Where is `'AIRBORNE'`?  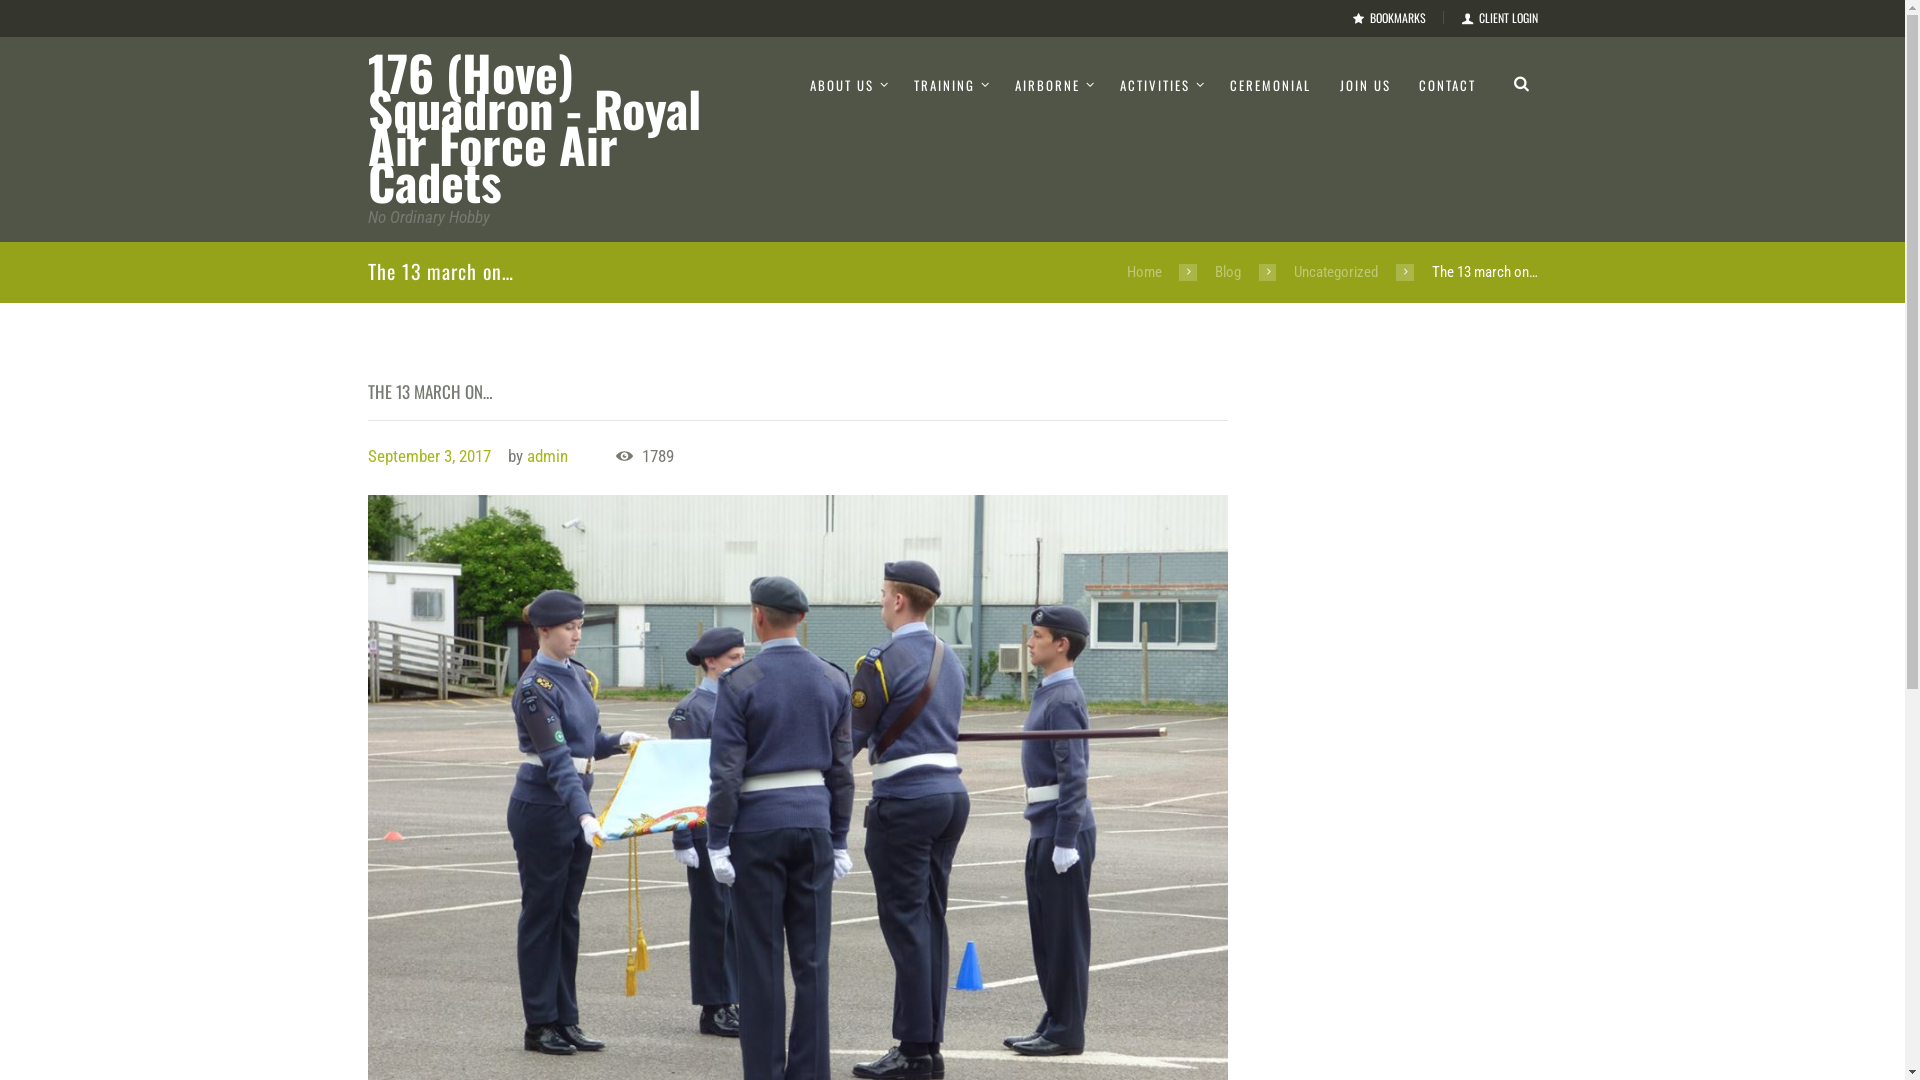
'AIRBORNE' is located at coordinates (1052, 84).